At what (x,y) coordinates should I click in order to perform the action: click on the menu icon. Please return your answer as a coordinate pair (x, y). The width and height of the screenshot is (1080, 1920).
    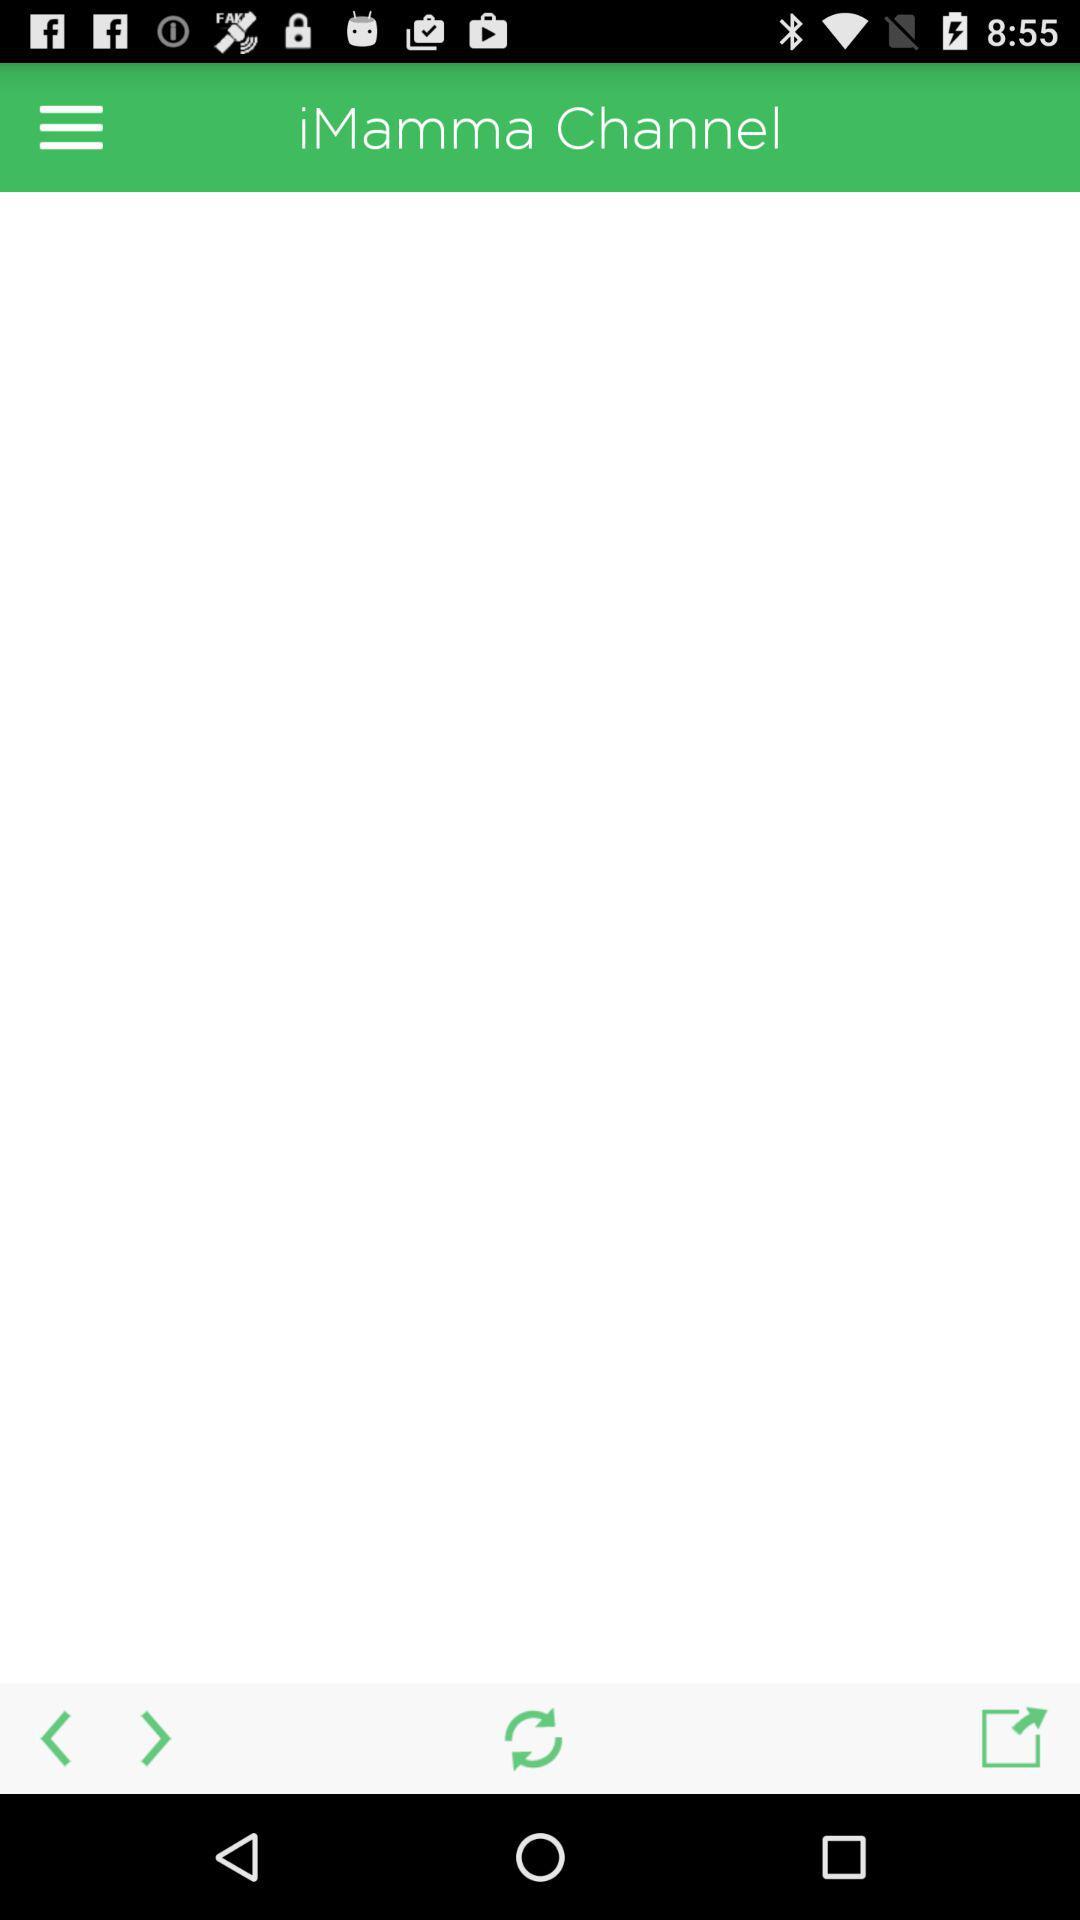
    Looking at the image, I should click on (70, 135).